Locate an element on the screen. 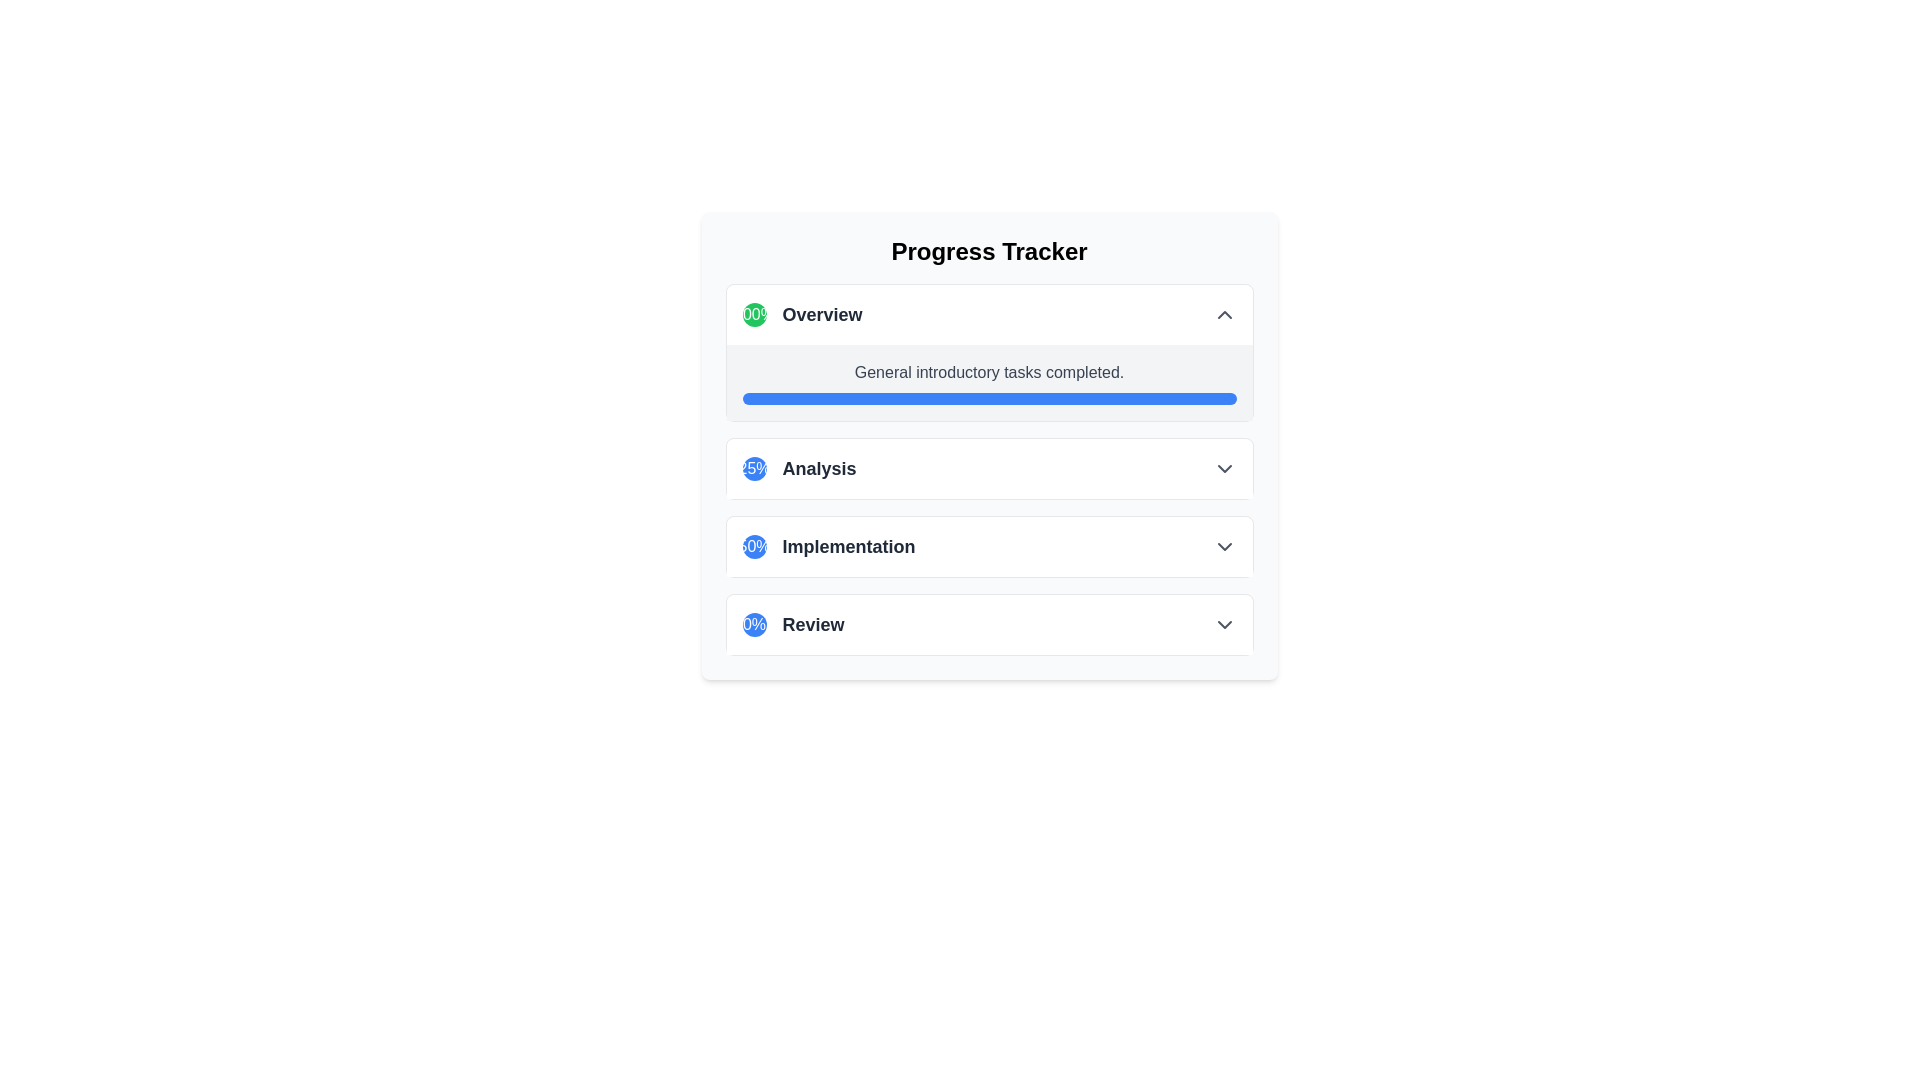 The height and width of the screenshot is (1080, 1920). the static informational display showing a blue circular badge with '0%' and the word 'Review' in bold dark gray text, located within the 'Progress Tracker' card below the 'Implementation' item is located at coordinates (792, 623).